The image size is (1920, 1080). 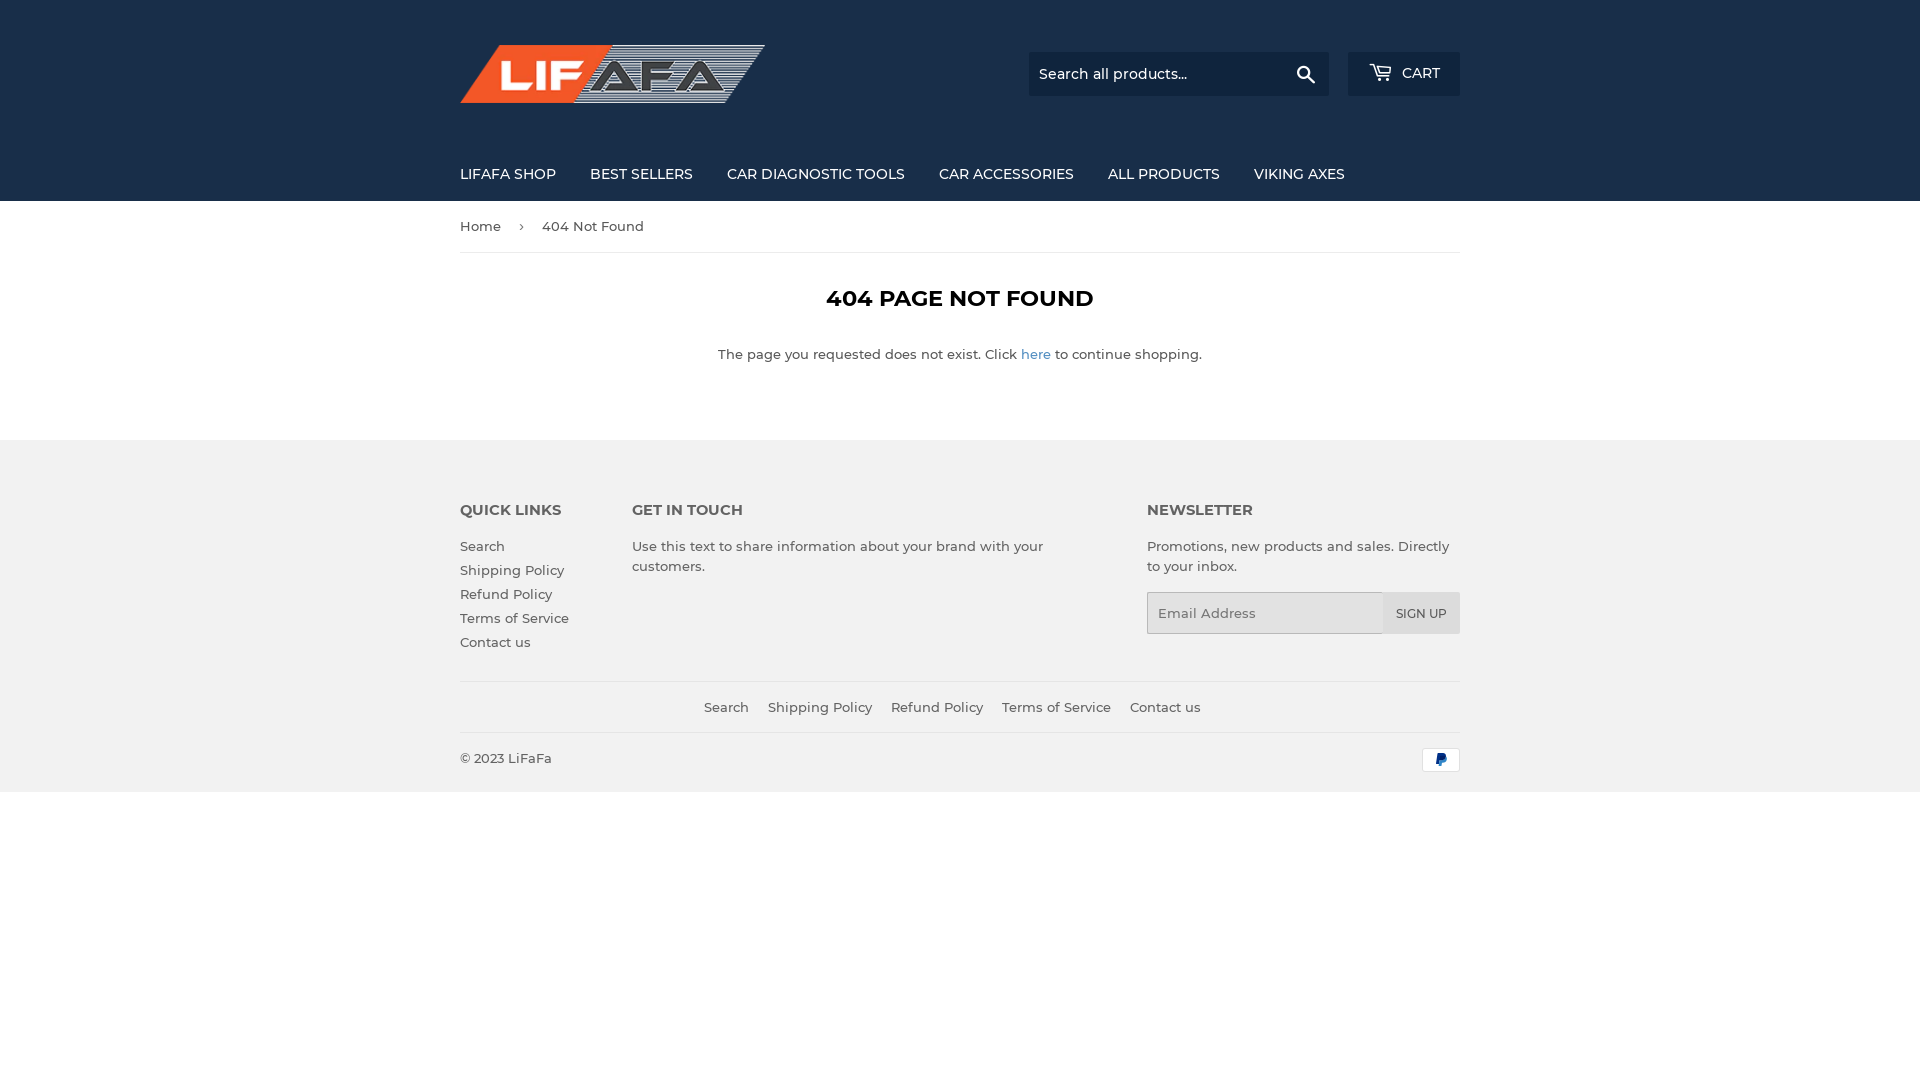 What do you see at coordinates (923, 172) in the screenshot?
I see `'CAR ACCESSORIES'` at bounding box center [923, 172].